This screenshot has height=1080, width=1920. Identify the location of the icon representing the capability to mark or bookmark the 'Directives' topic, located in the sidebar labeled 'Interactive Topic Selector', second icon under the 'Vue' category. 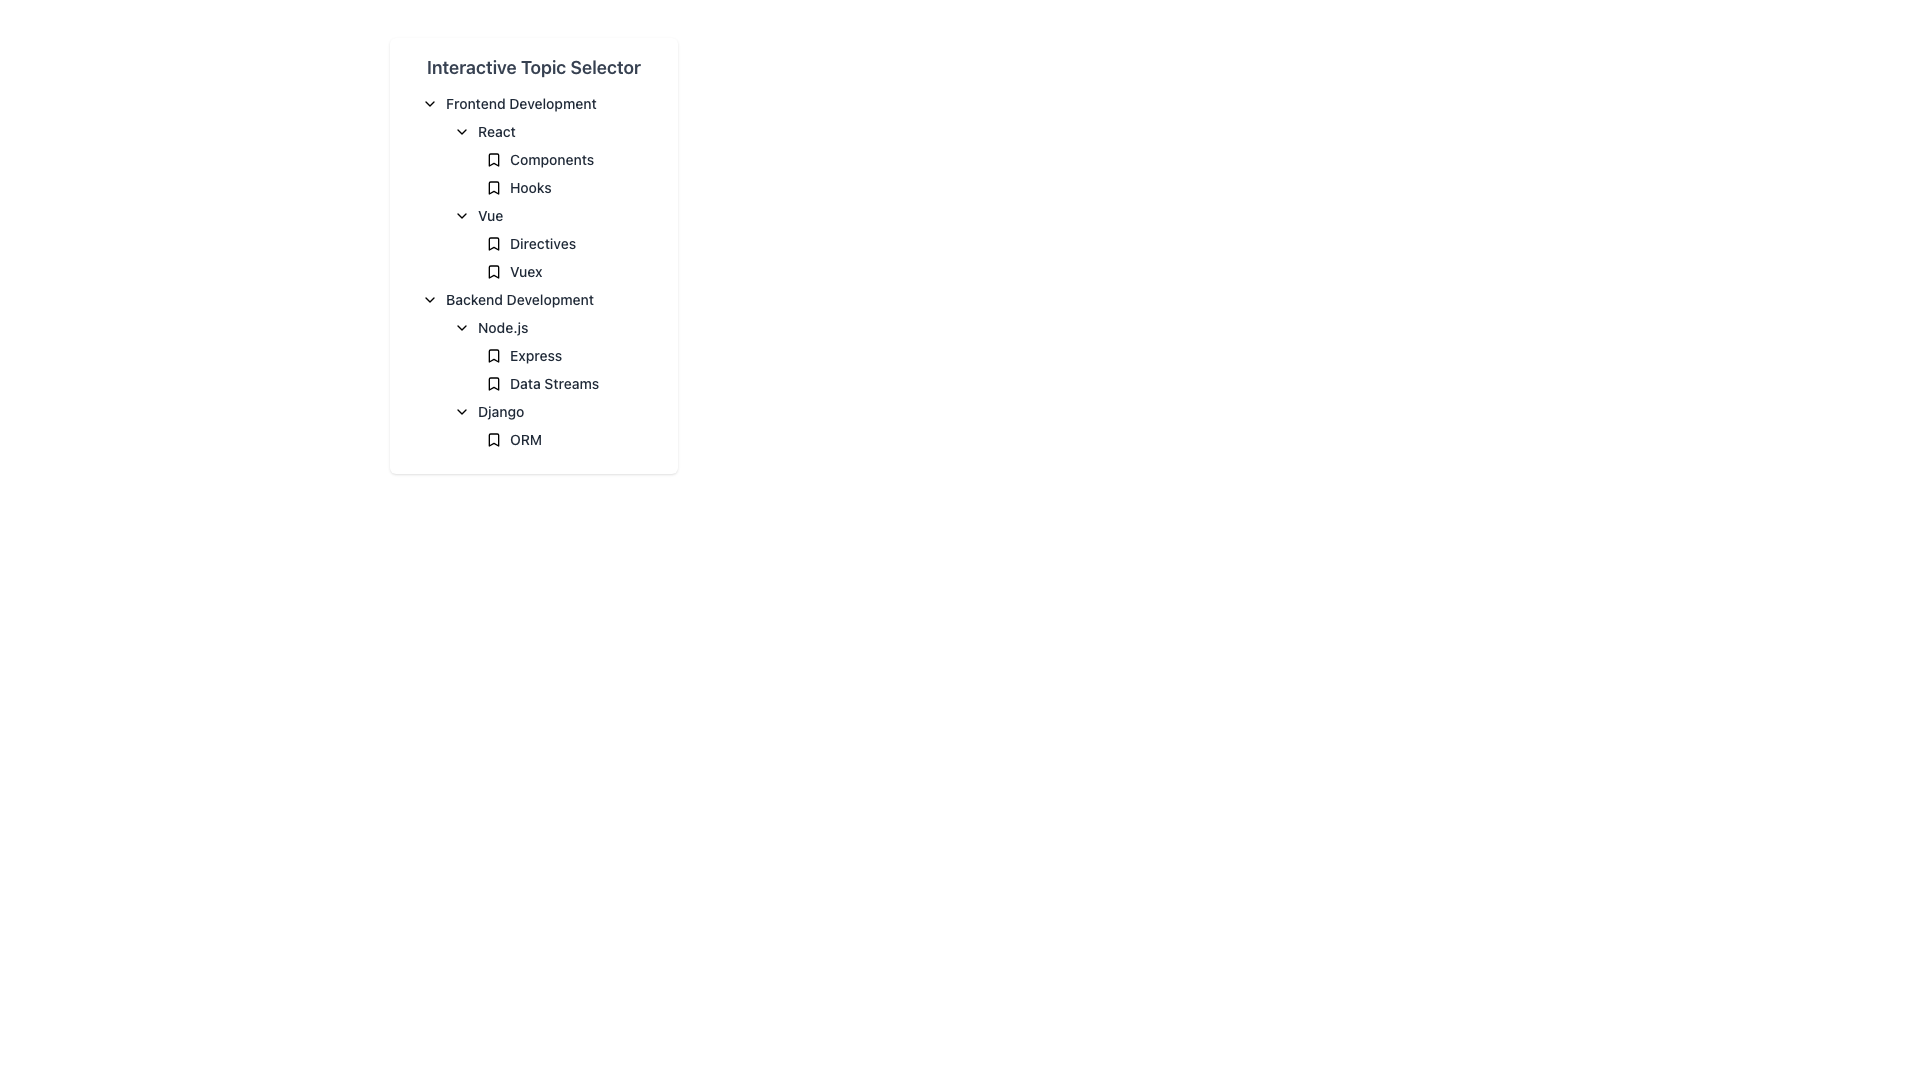
(494, 242).